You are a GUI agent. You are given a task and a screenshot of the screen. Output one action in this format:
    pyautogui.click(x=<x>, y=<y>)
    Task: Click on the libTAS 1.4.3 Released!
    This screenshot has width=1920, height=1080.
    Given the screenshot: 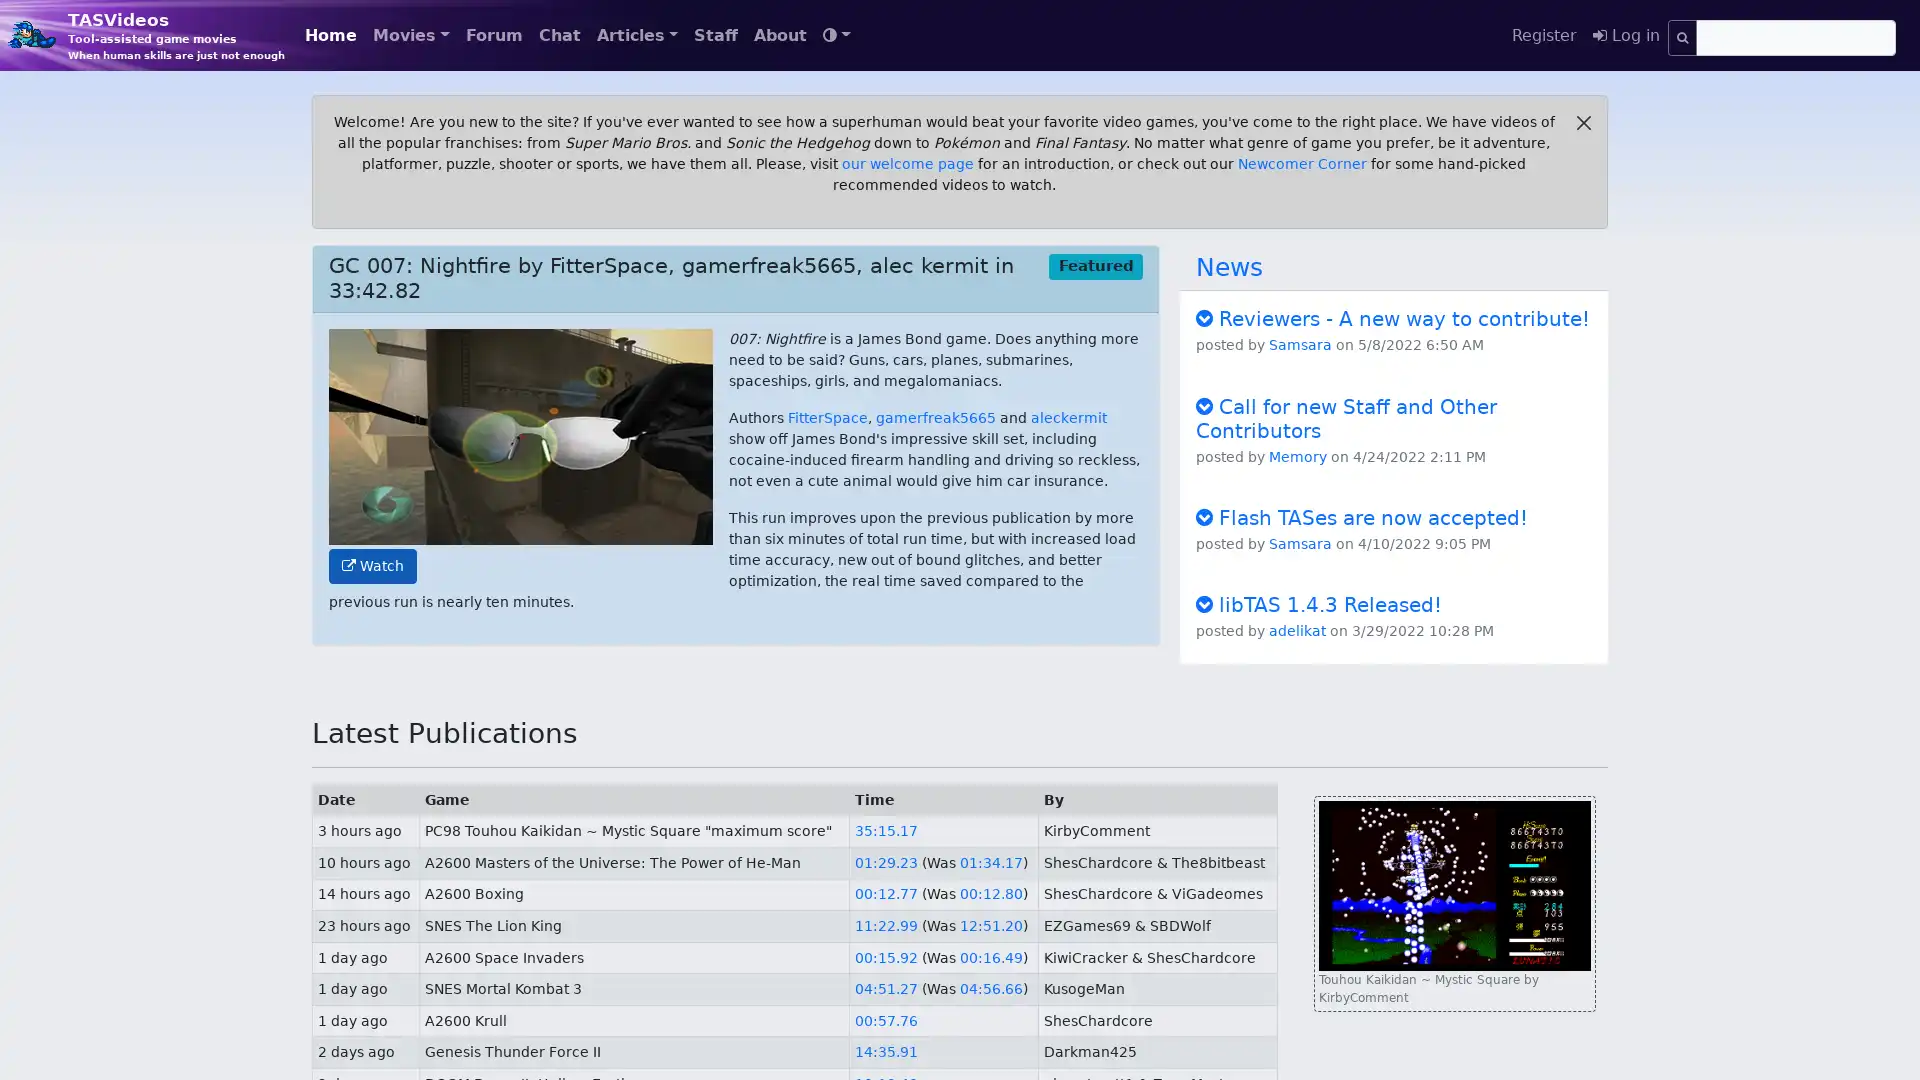 What is the action you would take?
    pyautogui.click(x=1319, y=603)
    